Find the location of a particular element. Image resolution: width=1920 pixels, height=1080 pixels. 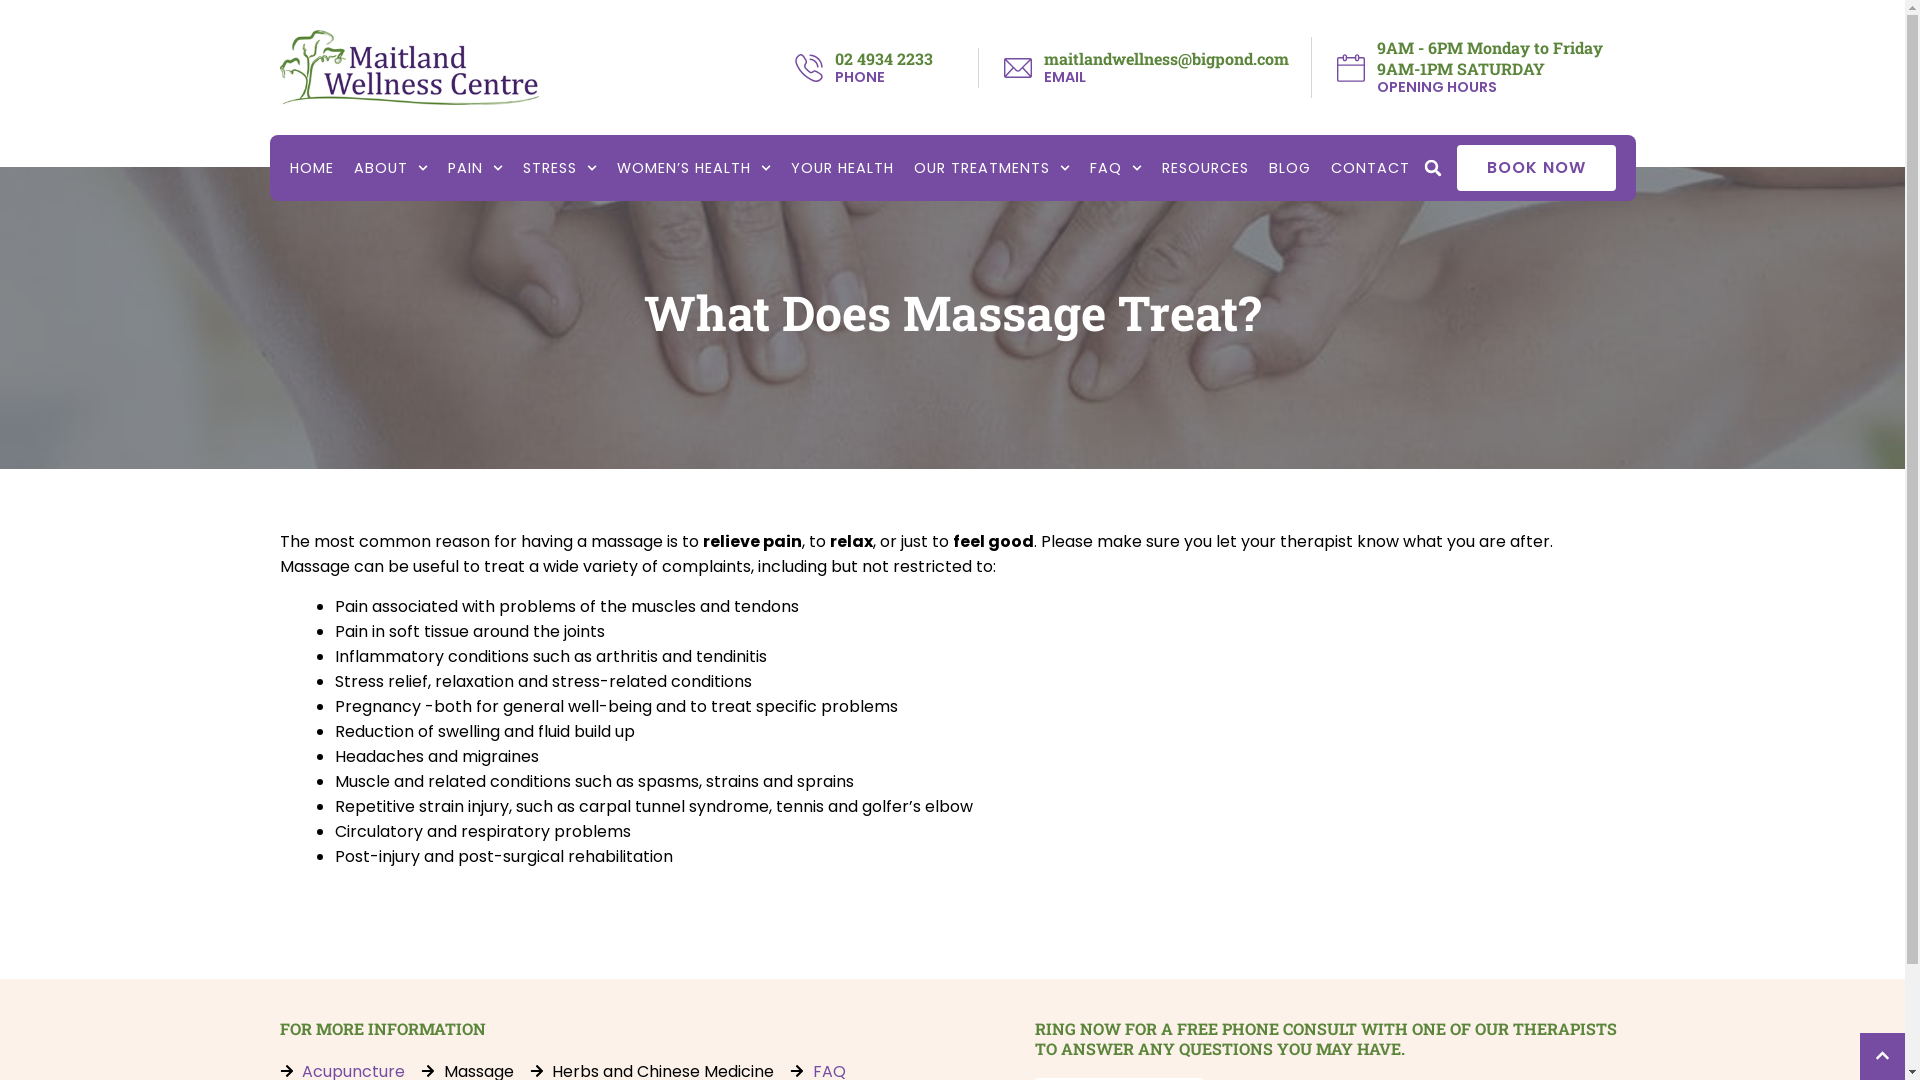

'ABOUT' is located at coordinates (390, 167).